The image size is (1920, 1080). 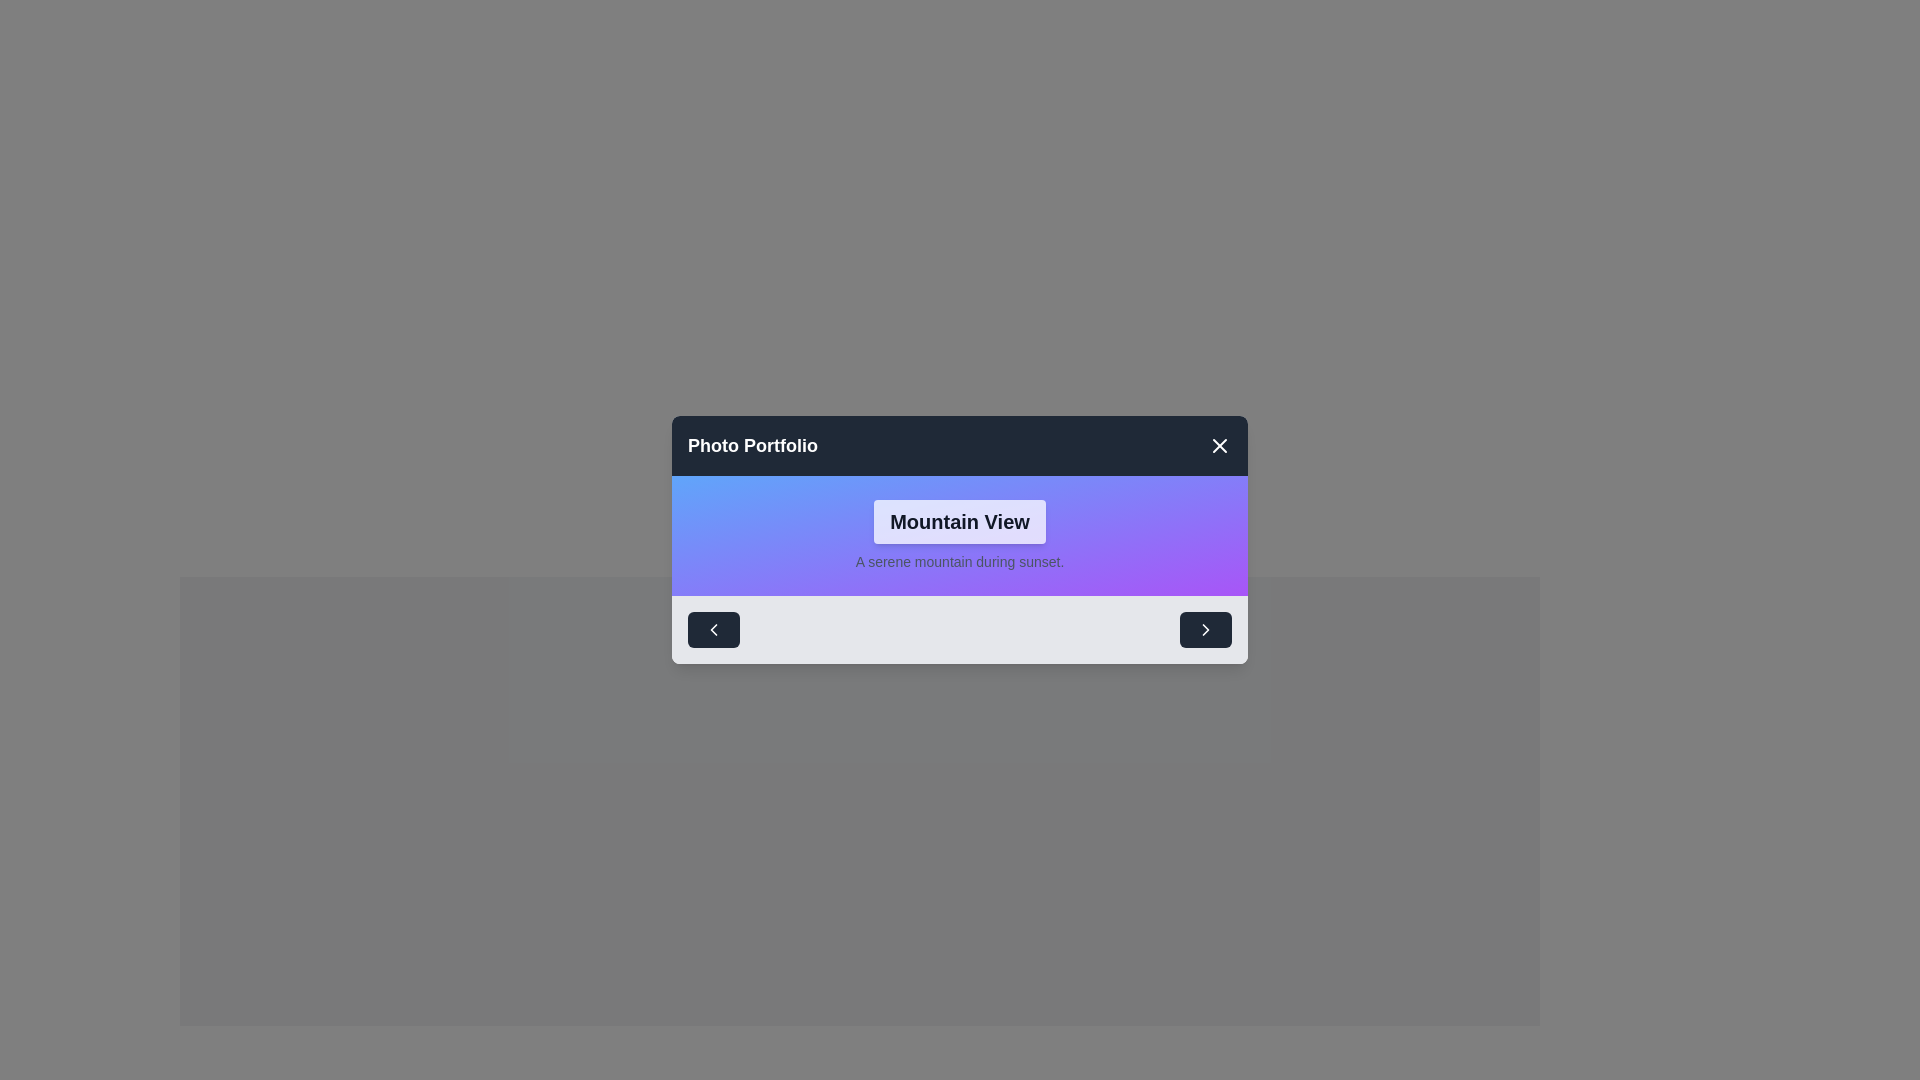 I want to click on the button with a dark gray background and a rightward pointing chevron icon, so click(x=1204, y=628).